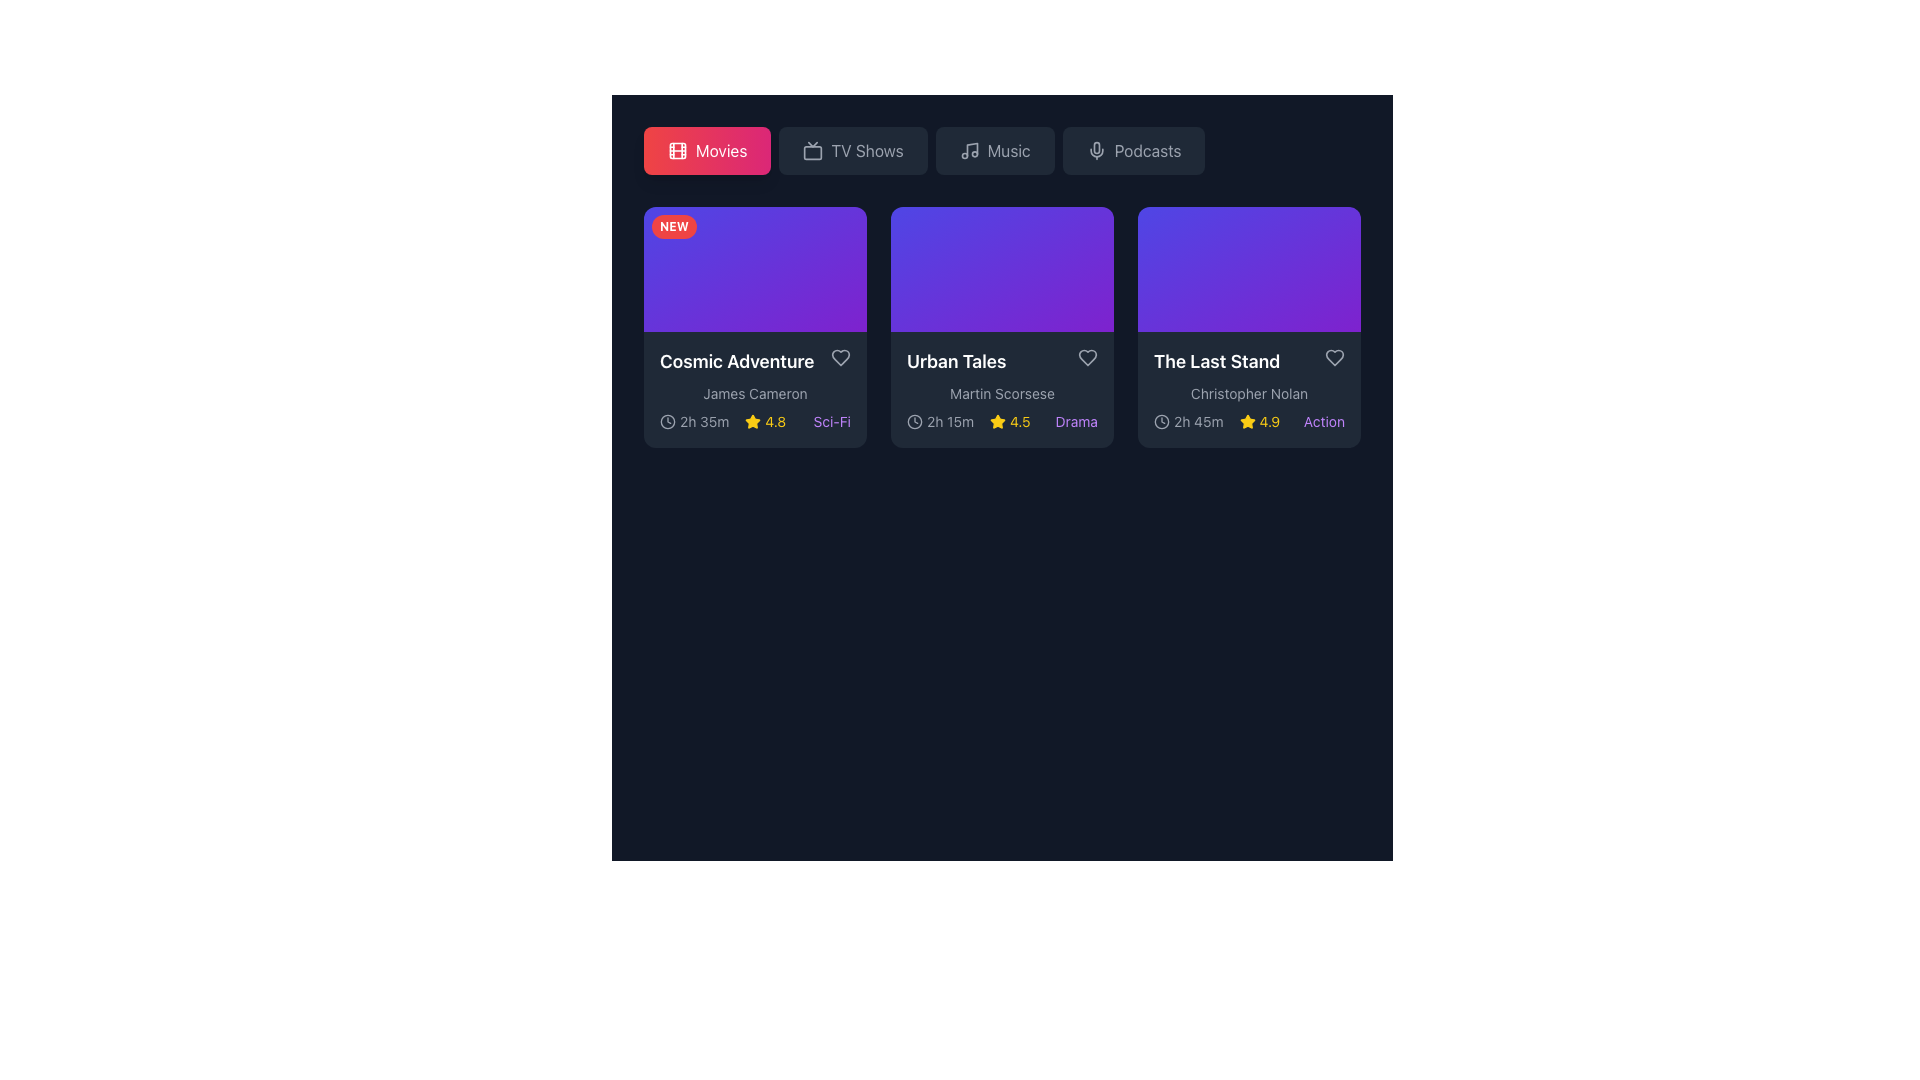 This screenshot has height=1080, width=1920. I want to click on text label displaying '2h 35m' with a clock icon on its left, located at the bottom-left section of the 'Cosmic Adventure' card, so click(694, 421).